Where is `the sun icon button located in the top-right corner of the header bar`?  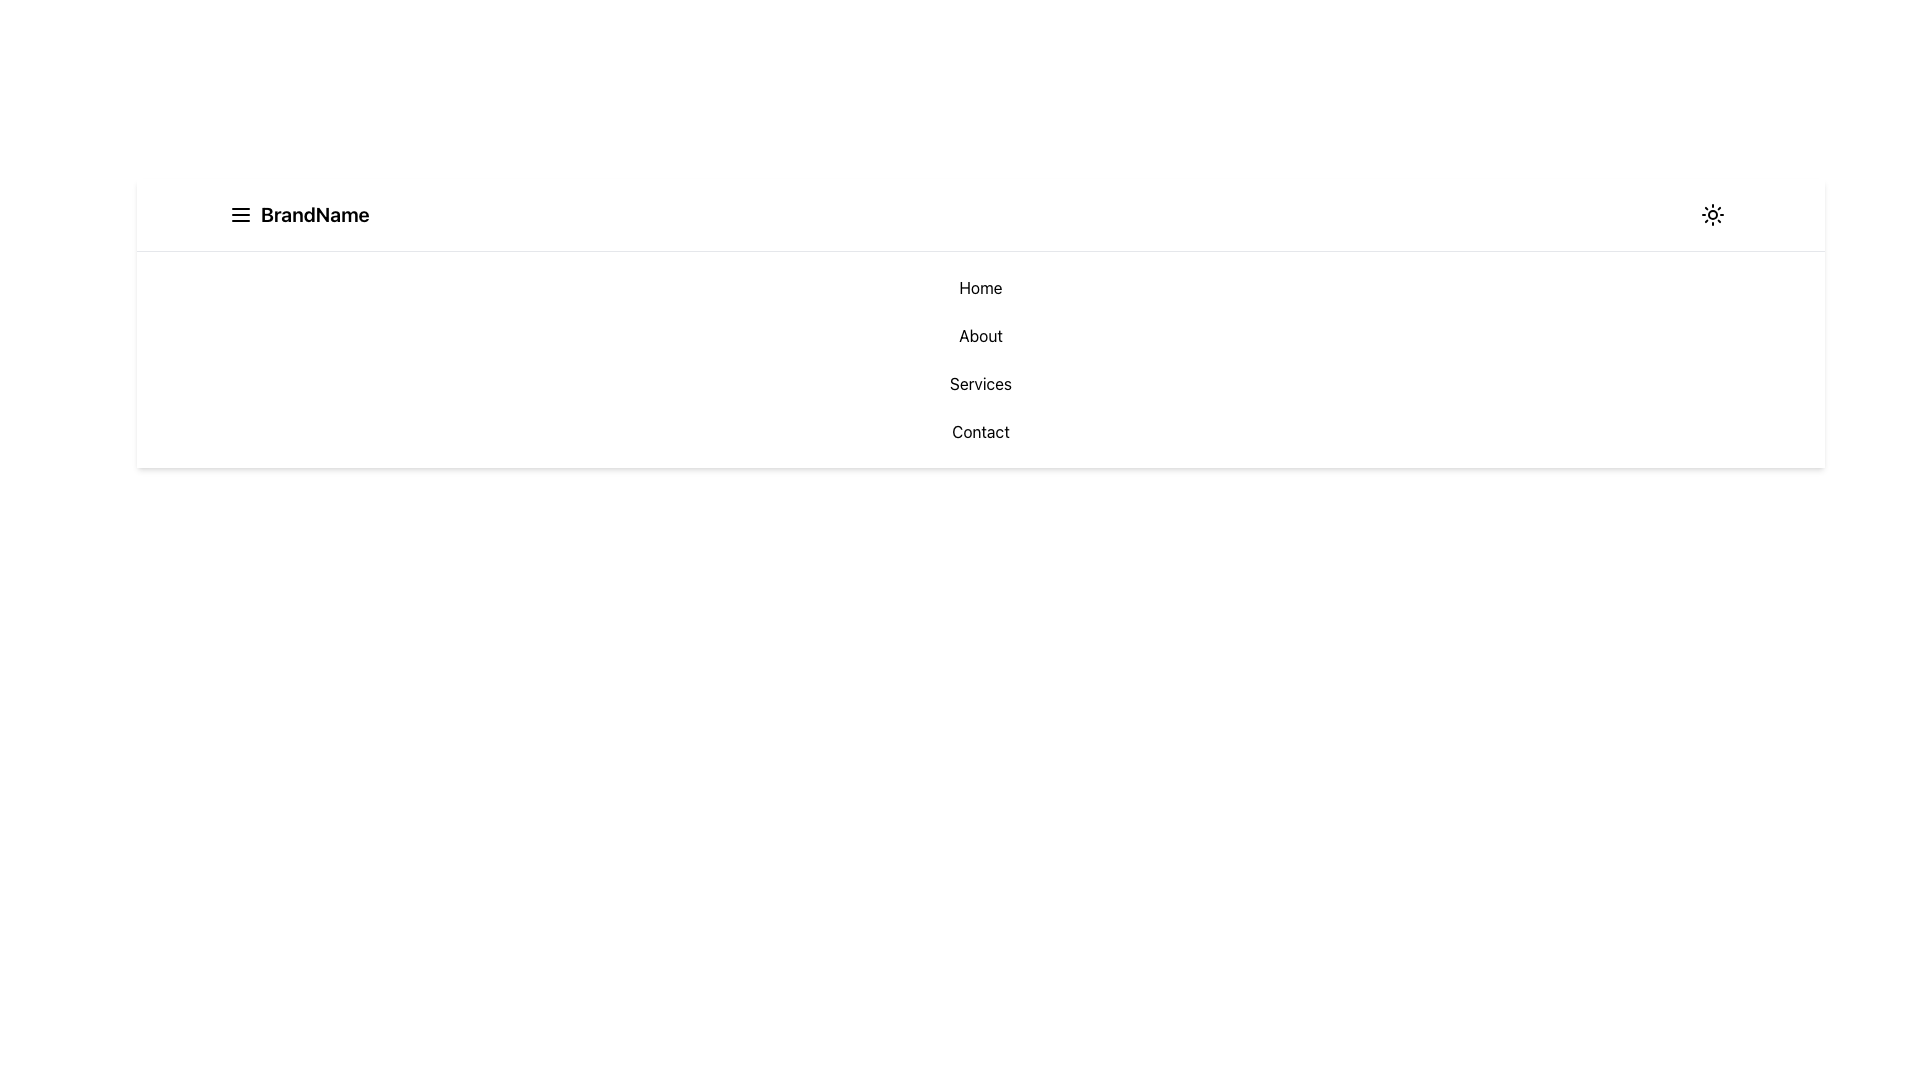 the sun icon button located in the top-right corner of the header bar is located at coordinates (1712, 215).